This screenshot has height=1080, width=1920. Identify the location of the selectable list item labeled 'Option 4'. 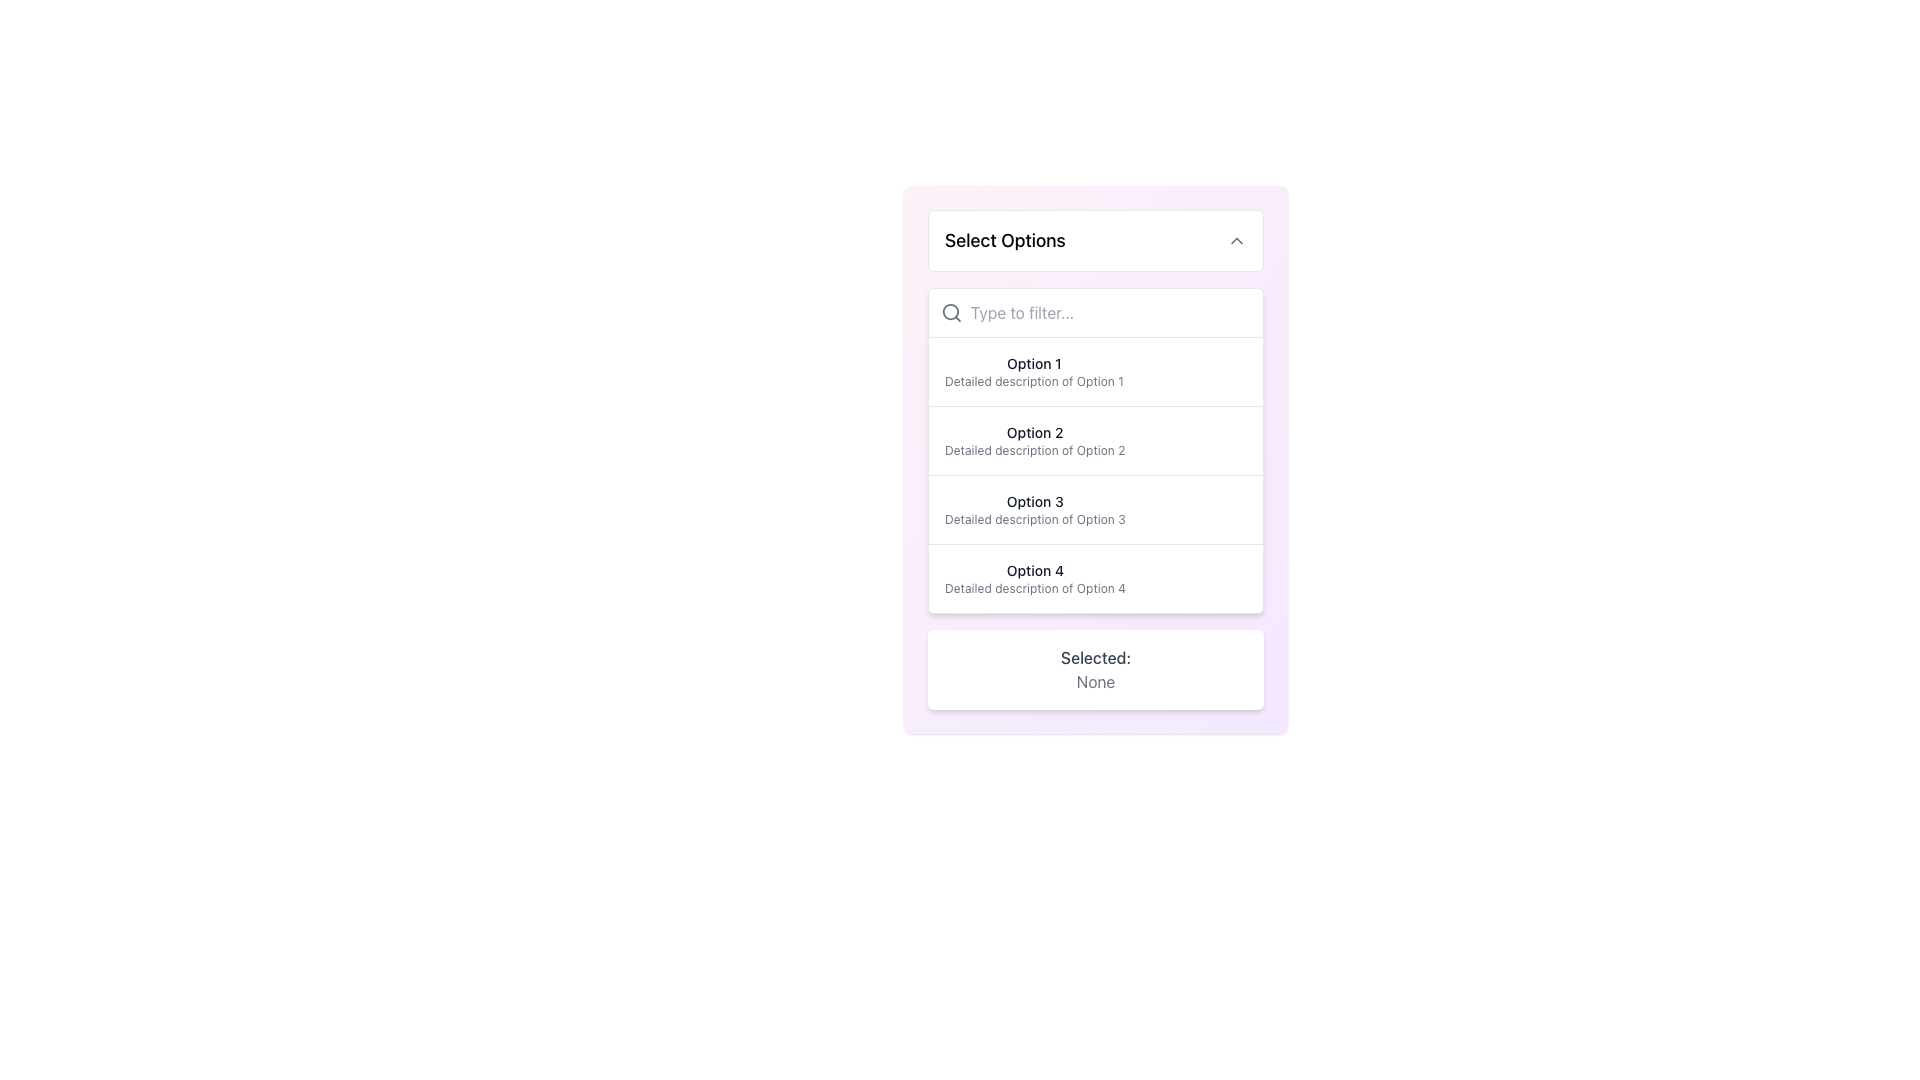
(1035, 578).